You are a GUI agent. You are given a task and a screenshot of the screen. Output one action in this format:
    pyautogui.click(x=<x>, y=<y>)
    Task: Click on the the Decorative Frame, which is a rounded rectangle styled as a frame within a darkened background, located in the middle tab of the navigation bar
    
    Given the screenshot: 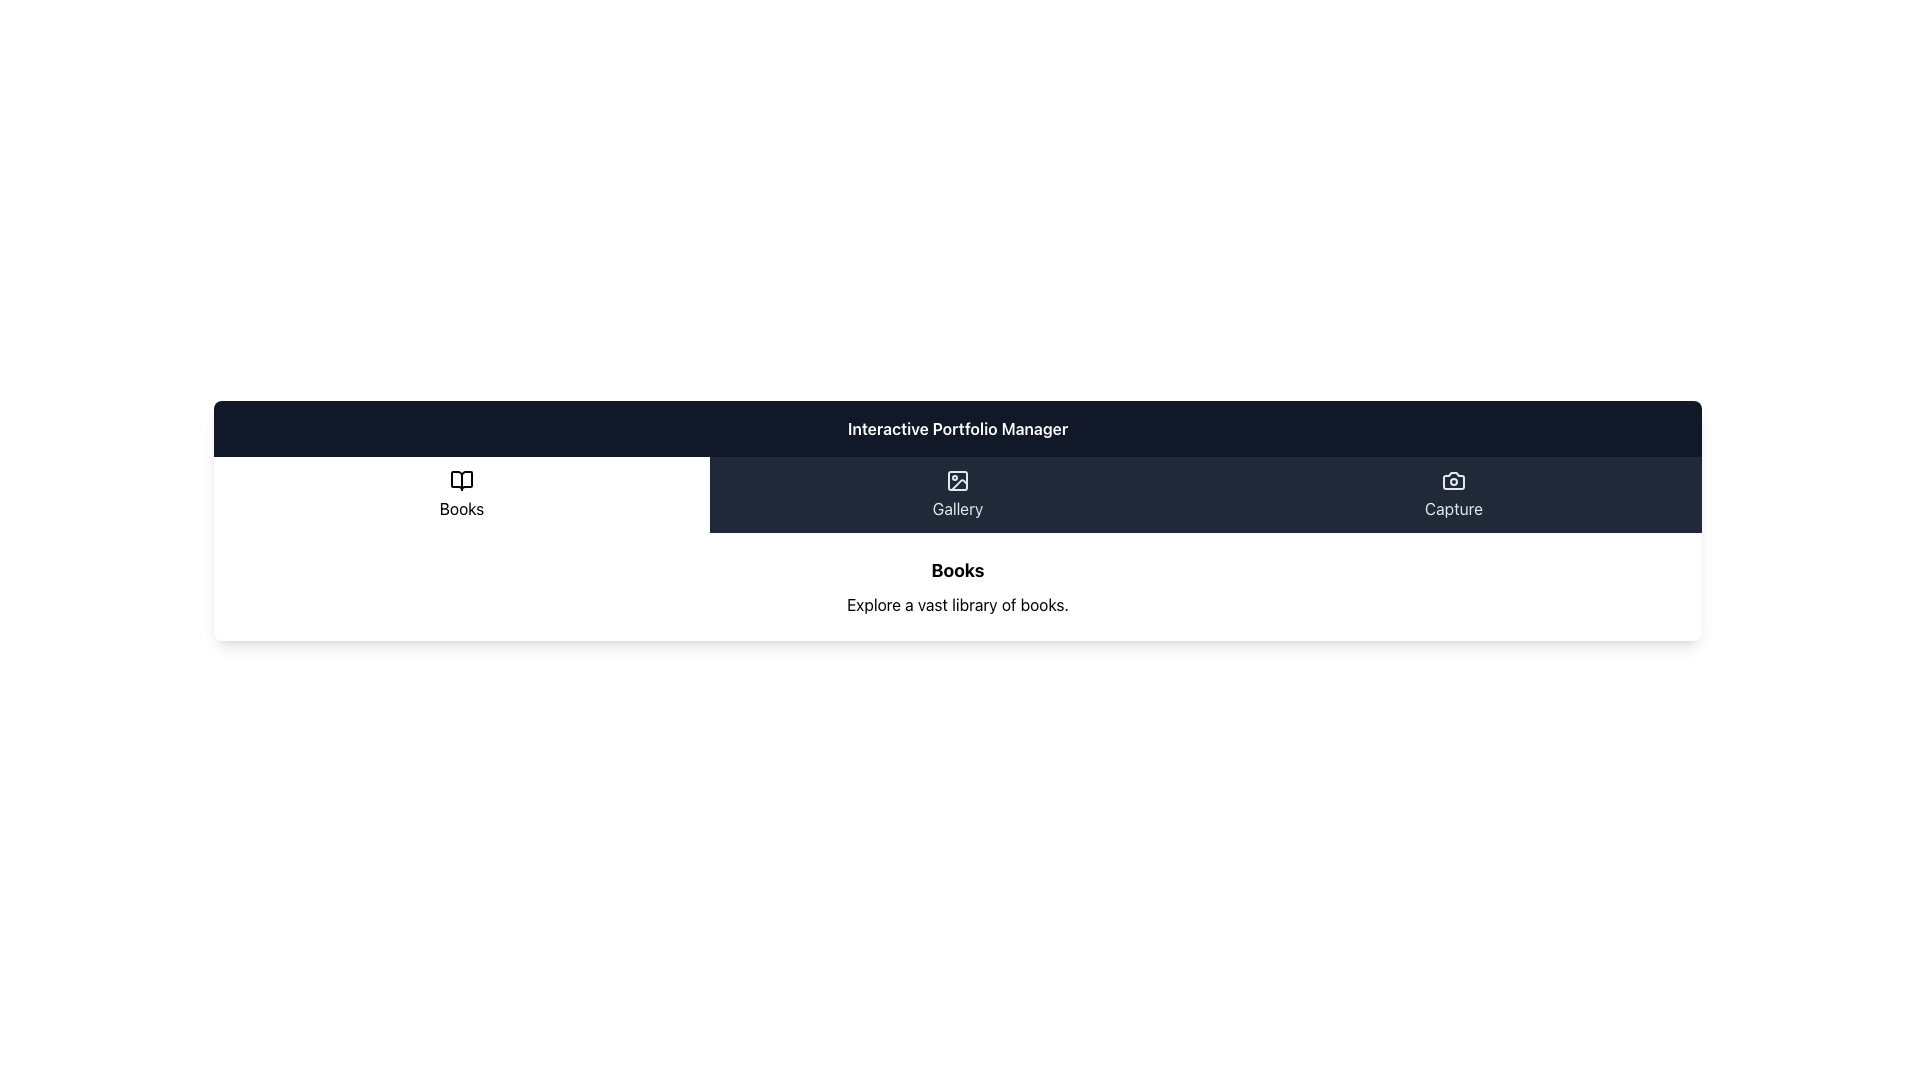 What is the action you would take?
    pyautogui.click(x=957, y=481)
    